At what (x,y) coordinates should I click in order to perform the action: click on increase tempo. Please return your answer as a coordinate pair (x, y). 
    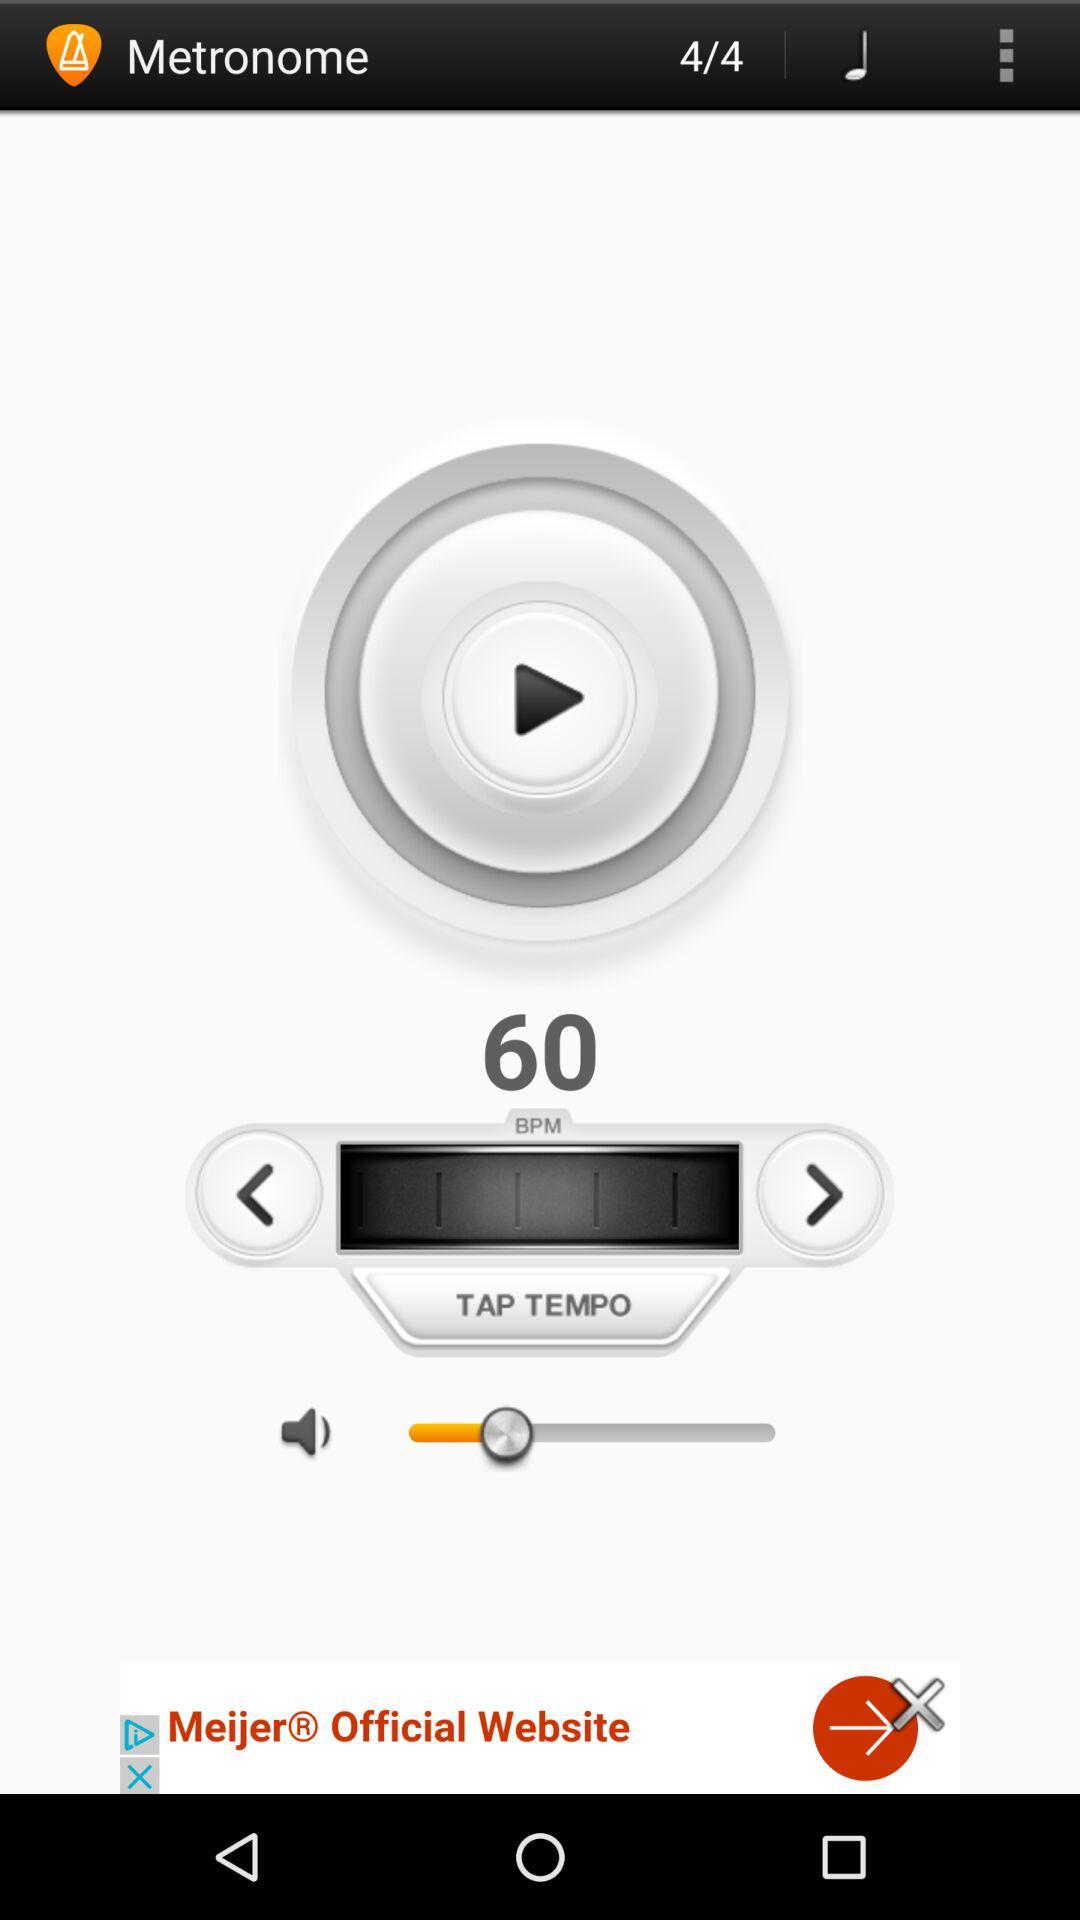
    Looking at the image, I should click on (820, 1195).